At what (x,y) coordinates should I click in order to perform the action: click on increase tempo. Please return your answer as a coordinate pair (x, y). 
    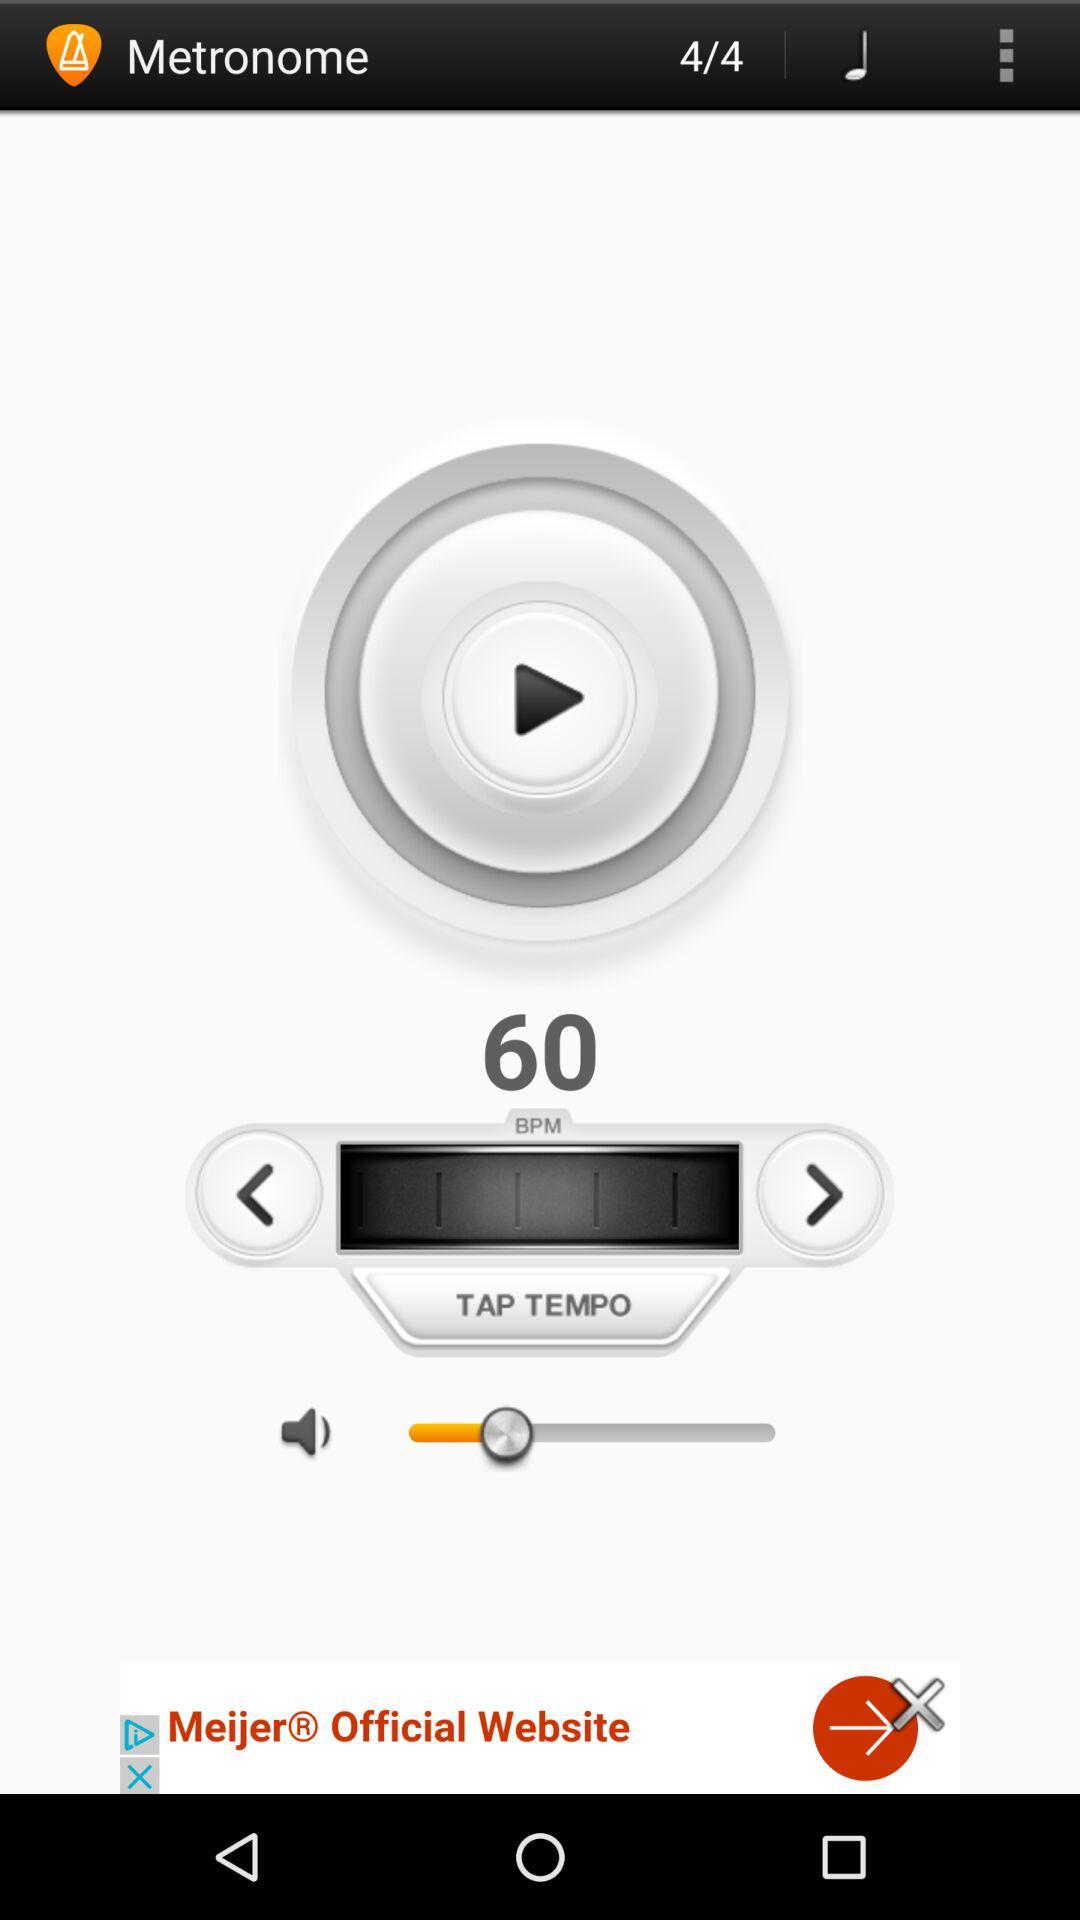
    Looking at the image, I should click on (820, 1195).